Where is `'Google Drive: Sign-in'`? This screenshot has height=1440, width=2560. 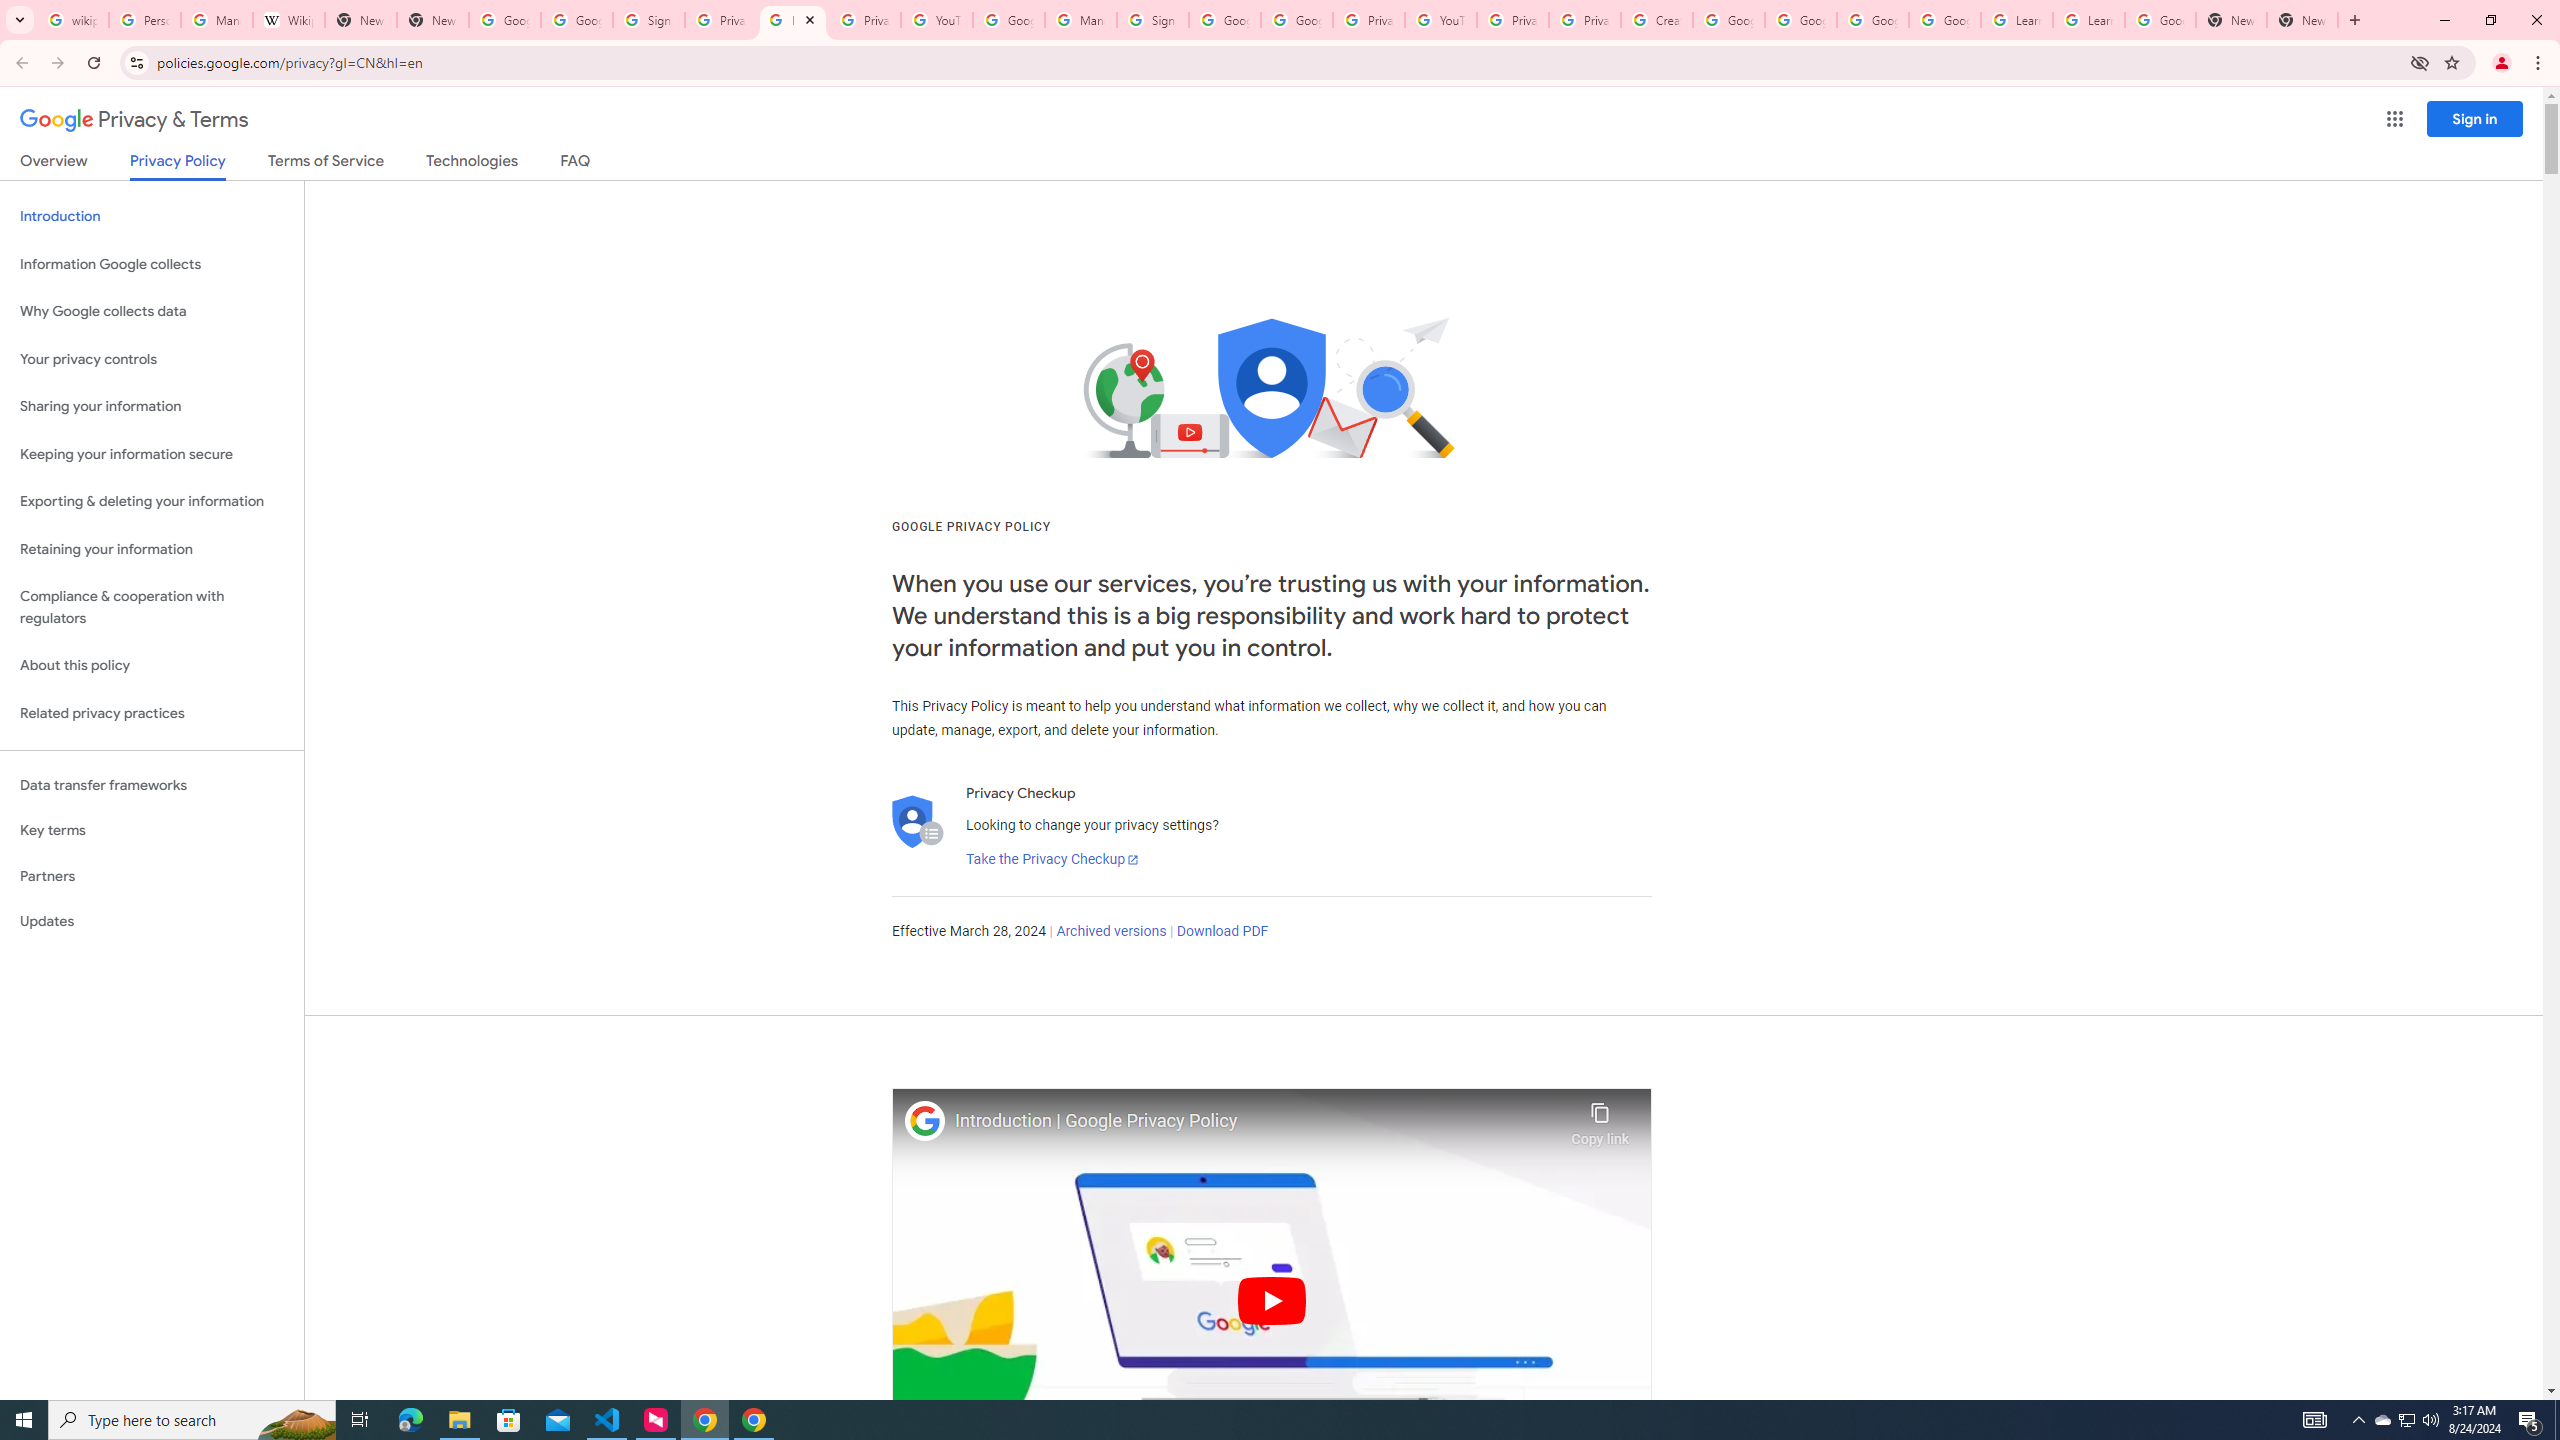 'Google Drive: Sign-in' is located at coordinates (576, 19).